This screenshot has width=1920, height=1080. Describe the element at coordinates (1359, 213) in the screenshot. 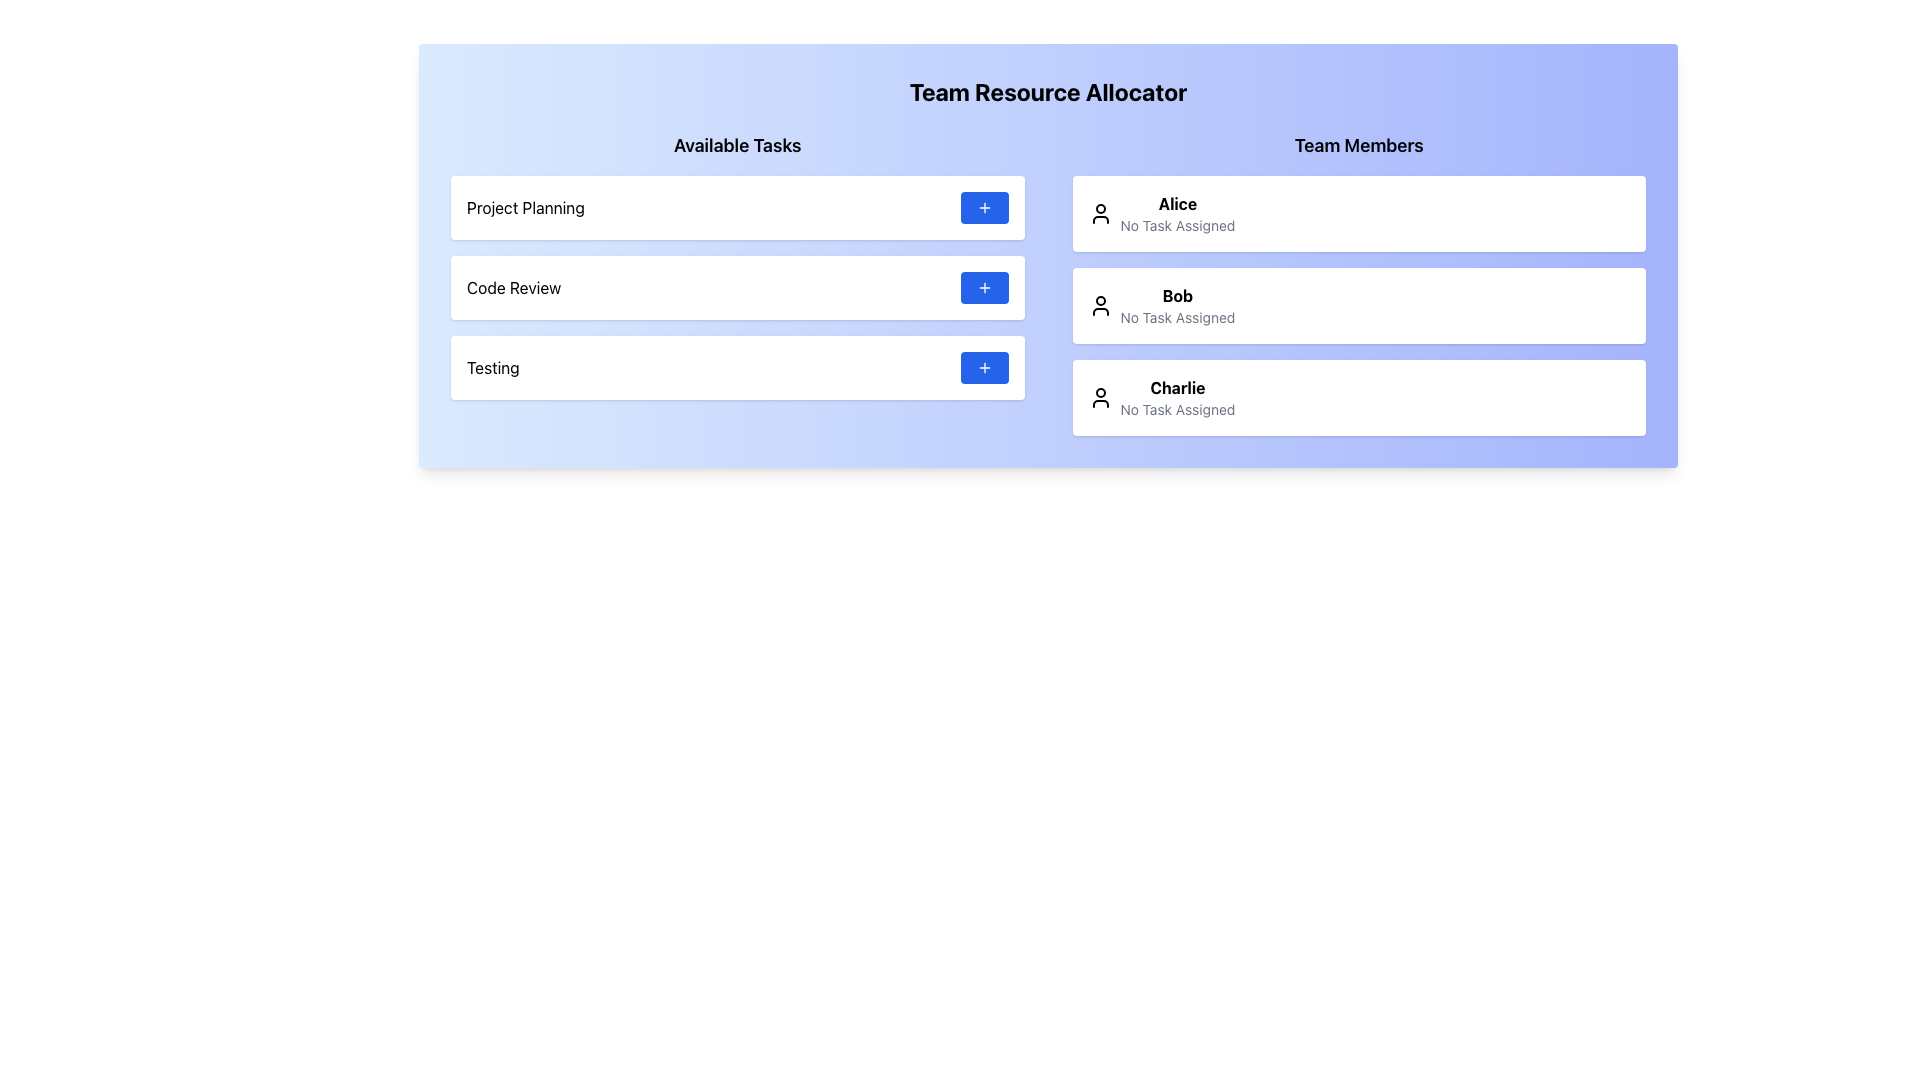

I see `the details shown in the Profile Display Card for the first team member under the 'Team Members' header` at that location.